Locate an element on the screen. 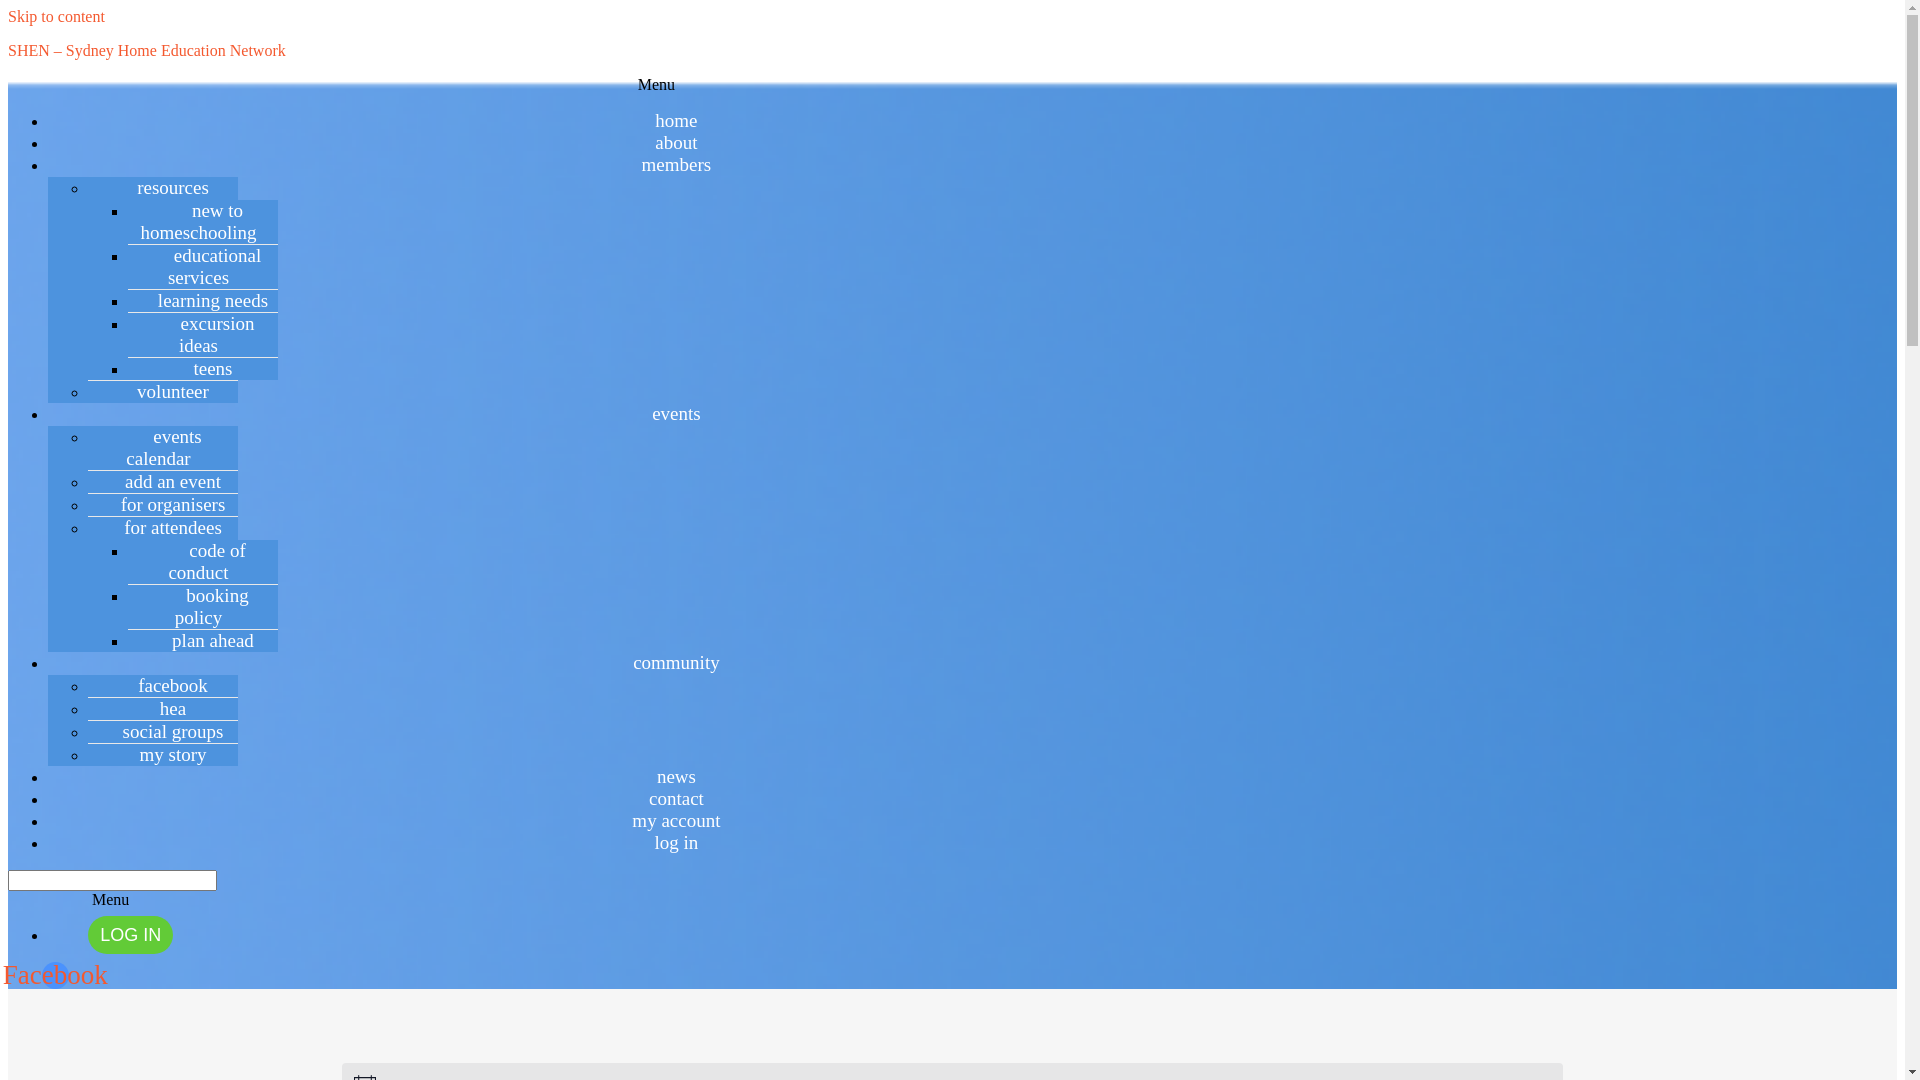  'educational services' is located at coordinates (203, 265).